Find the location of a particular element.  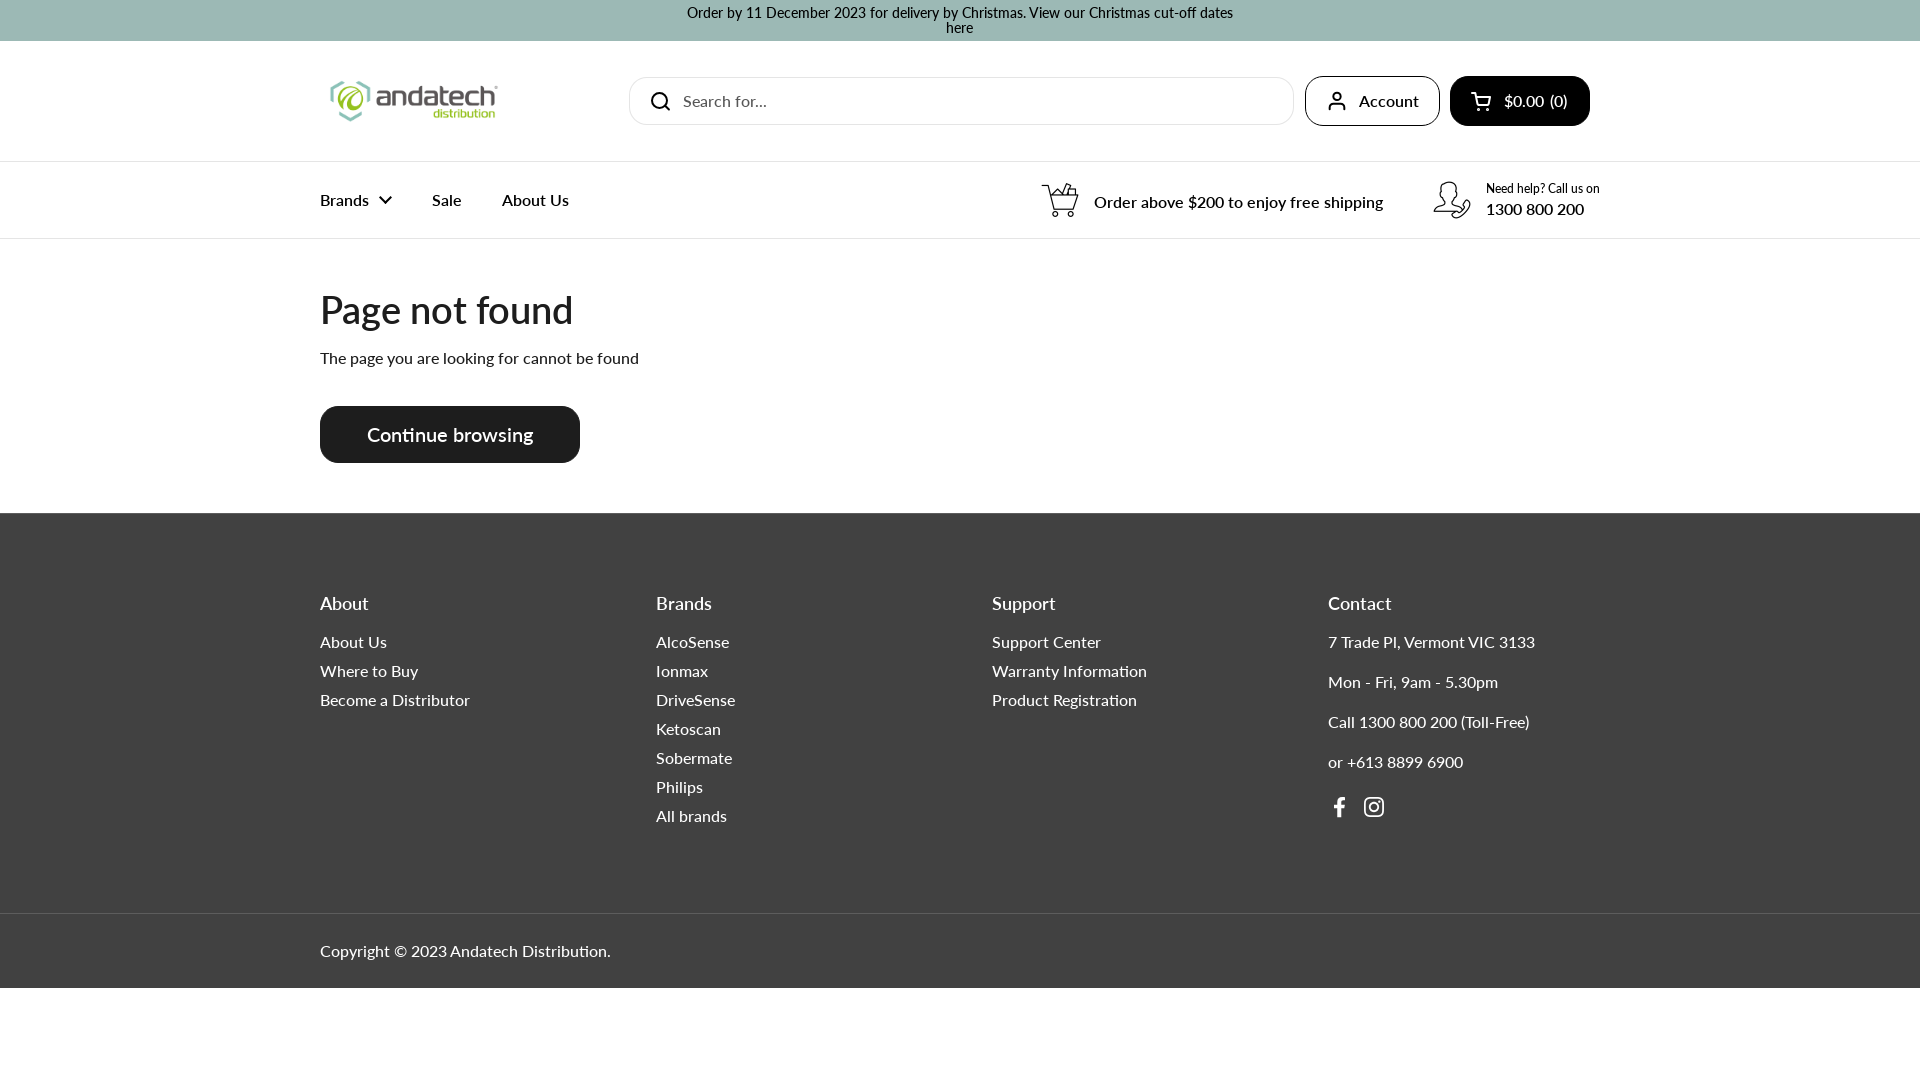

'Open cart is located at coordinates (1520, 100).